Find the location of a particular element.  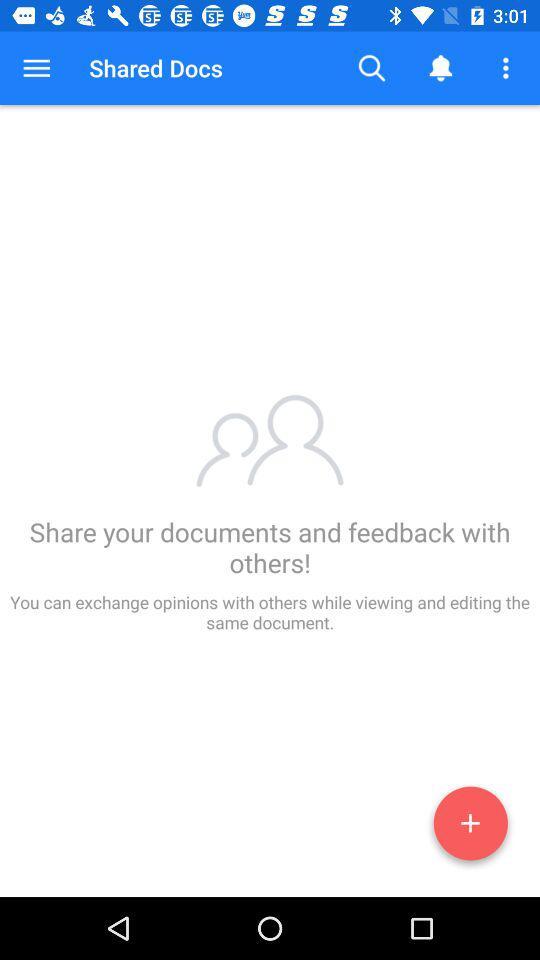

item next to the shared docs is located at coordinates (36, 68).